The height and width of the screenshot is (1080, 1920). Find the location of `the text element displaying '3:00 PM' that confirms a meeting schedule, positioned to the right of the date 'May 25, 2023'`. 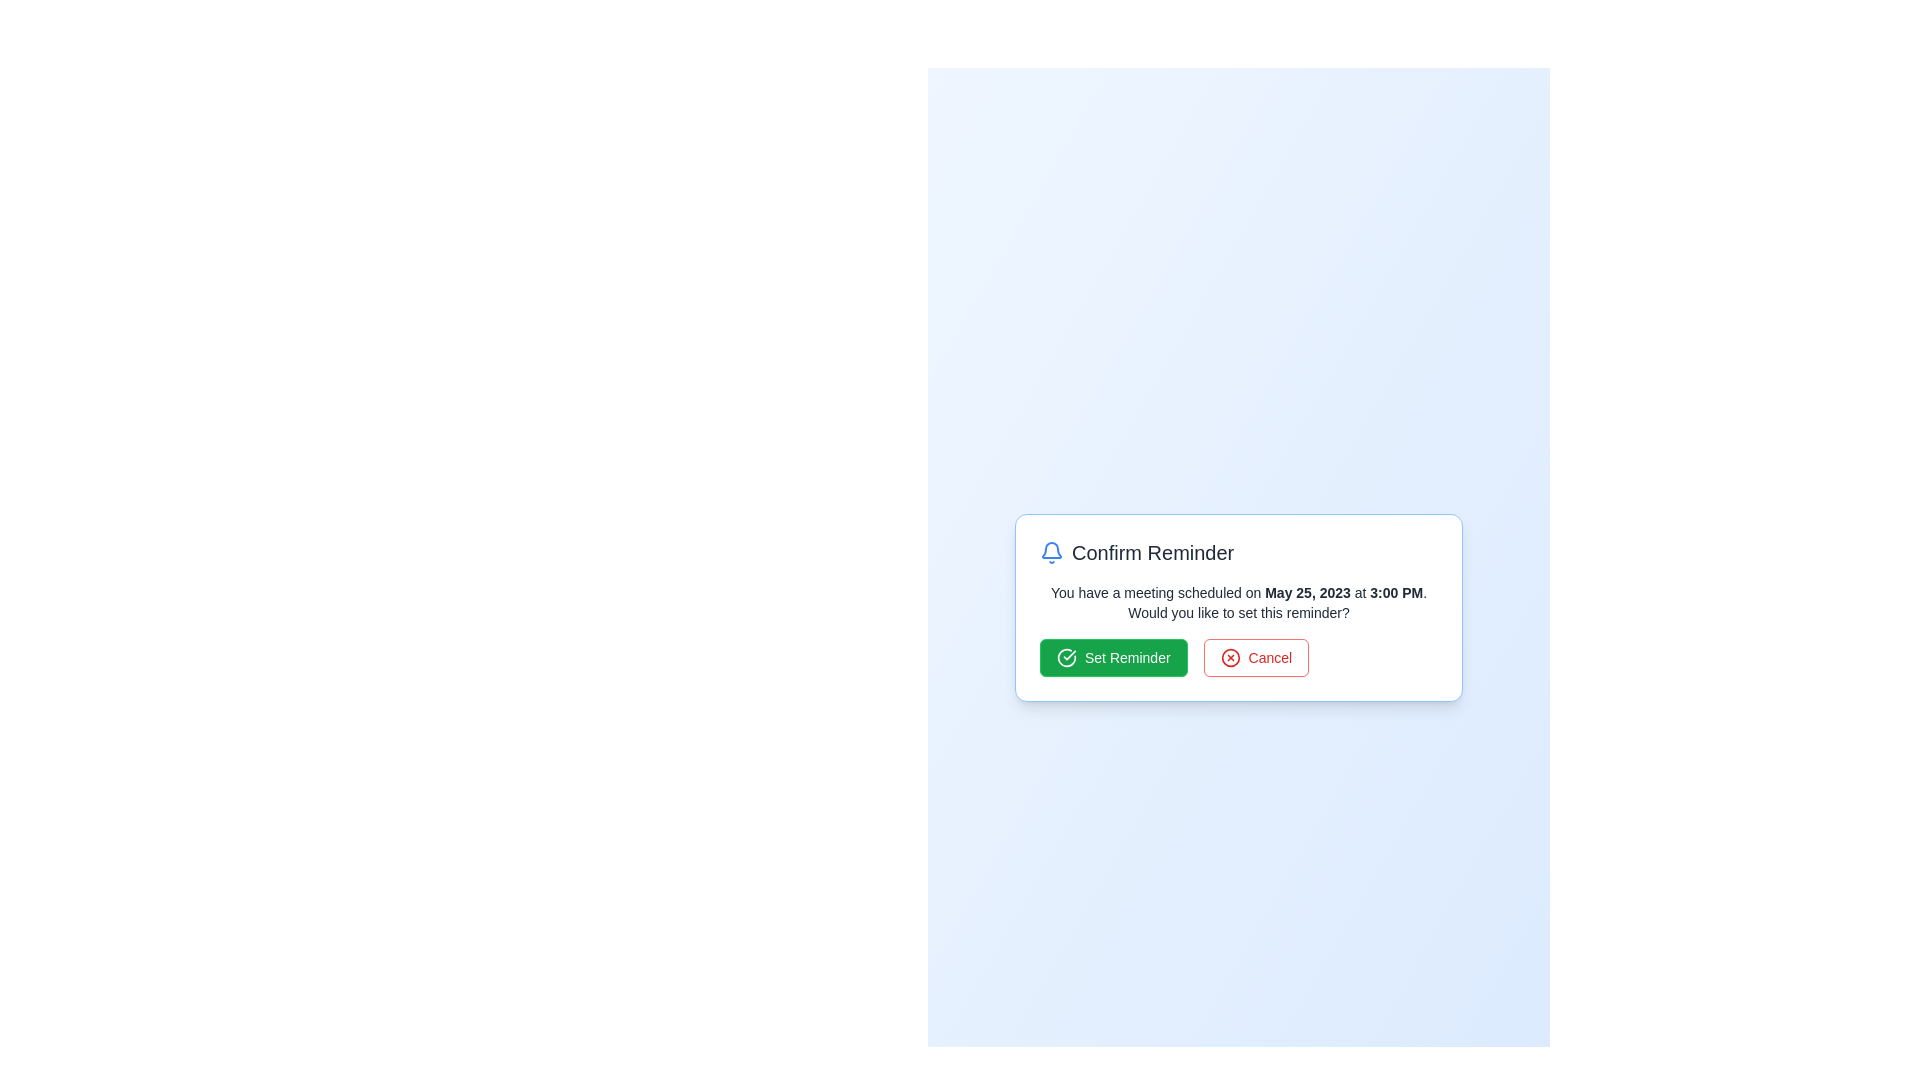

the text element displaying '3:00 PM' that confirms a meeting schedule, positioned to the right of the date 'May 25, 2023' is located at coordinates (1395, 592).